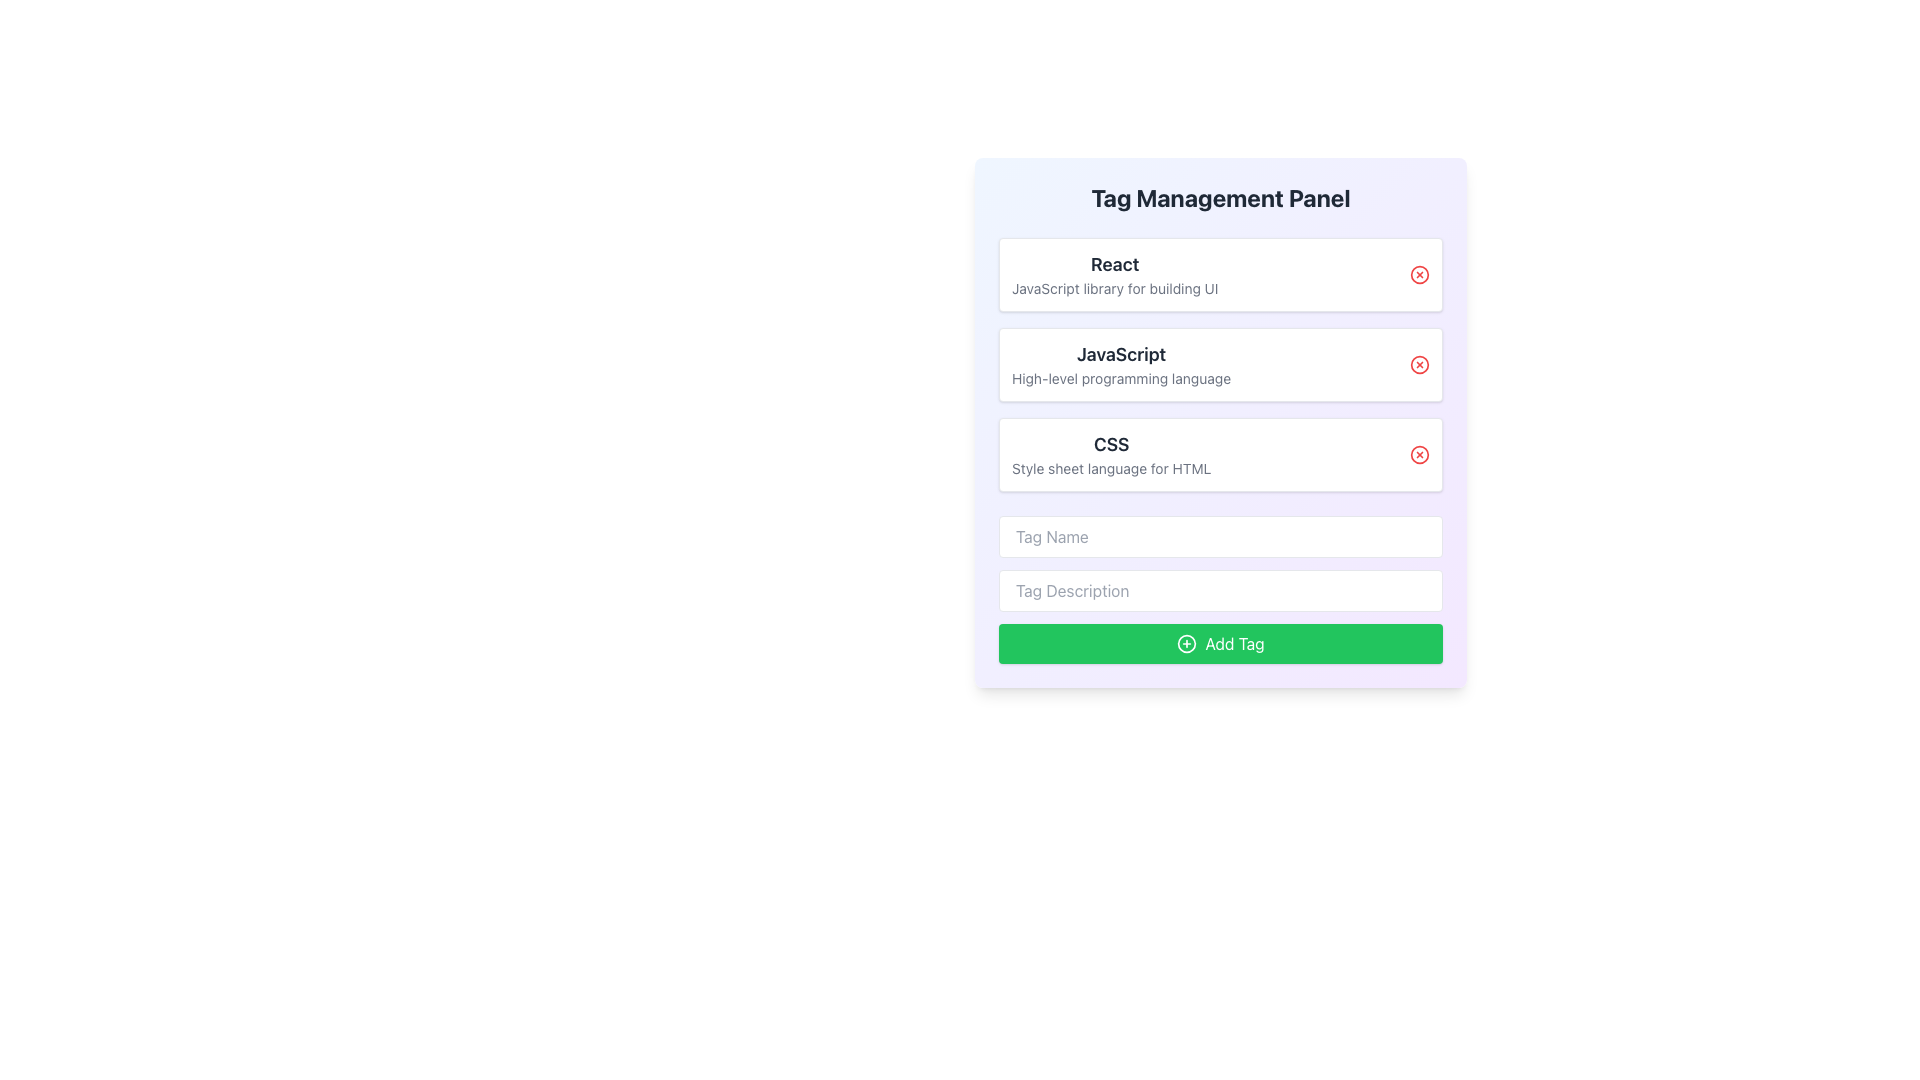 Image resolution: width=1920 pixels, height=1080 pixels. What do you see at coordinates (1219, 455) in the screenshot?
I see `the tag element labeled 'CSS' in the Tag Management Panel` at bounding box center [1219, 455].